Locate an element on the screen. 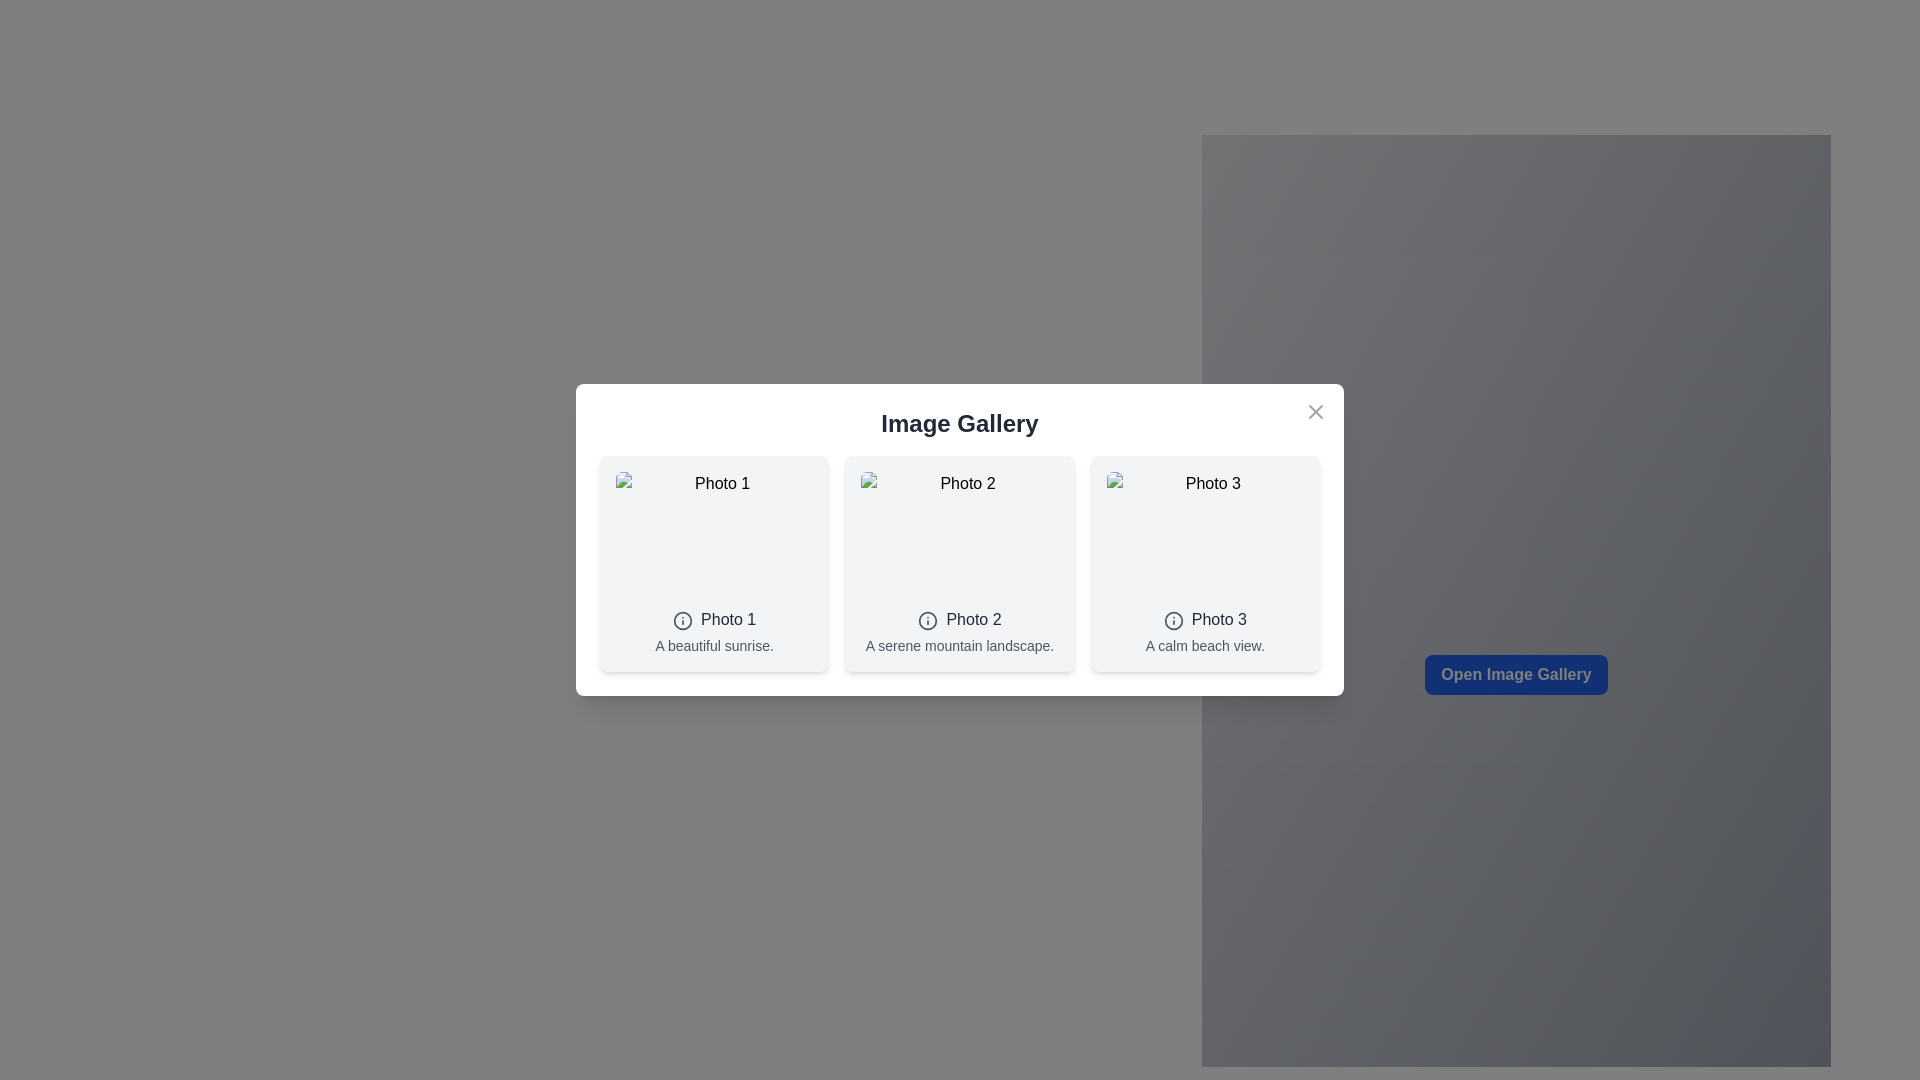 The width and height of the screenshot is (1920, 1080). title of the text label located at the top center of the white card that indicates the section displays an image gallery is located at coordinates (960, 423).